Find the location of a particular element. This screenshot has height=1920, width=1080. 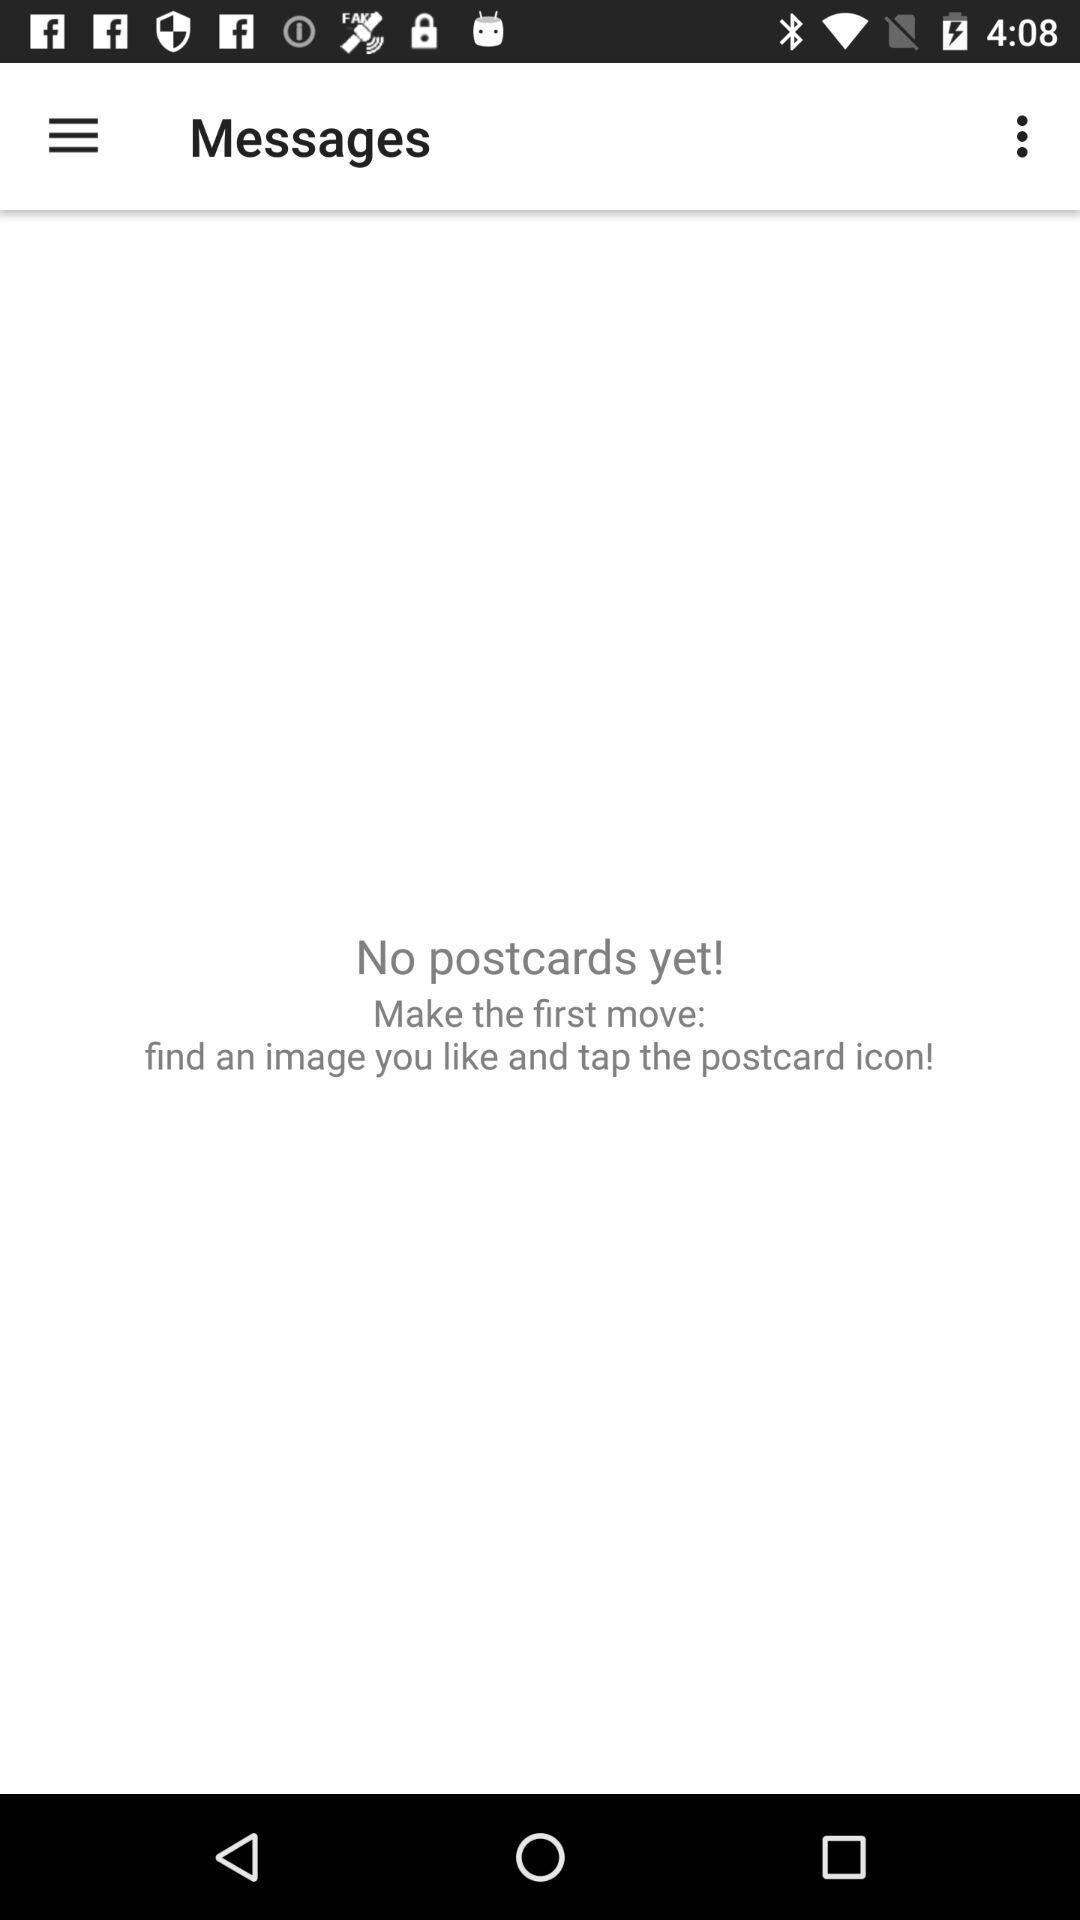

the item to the right of the messages icon is located at coordinates (1027, 135).